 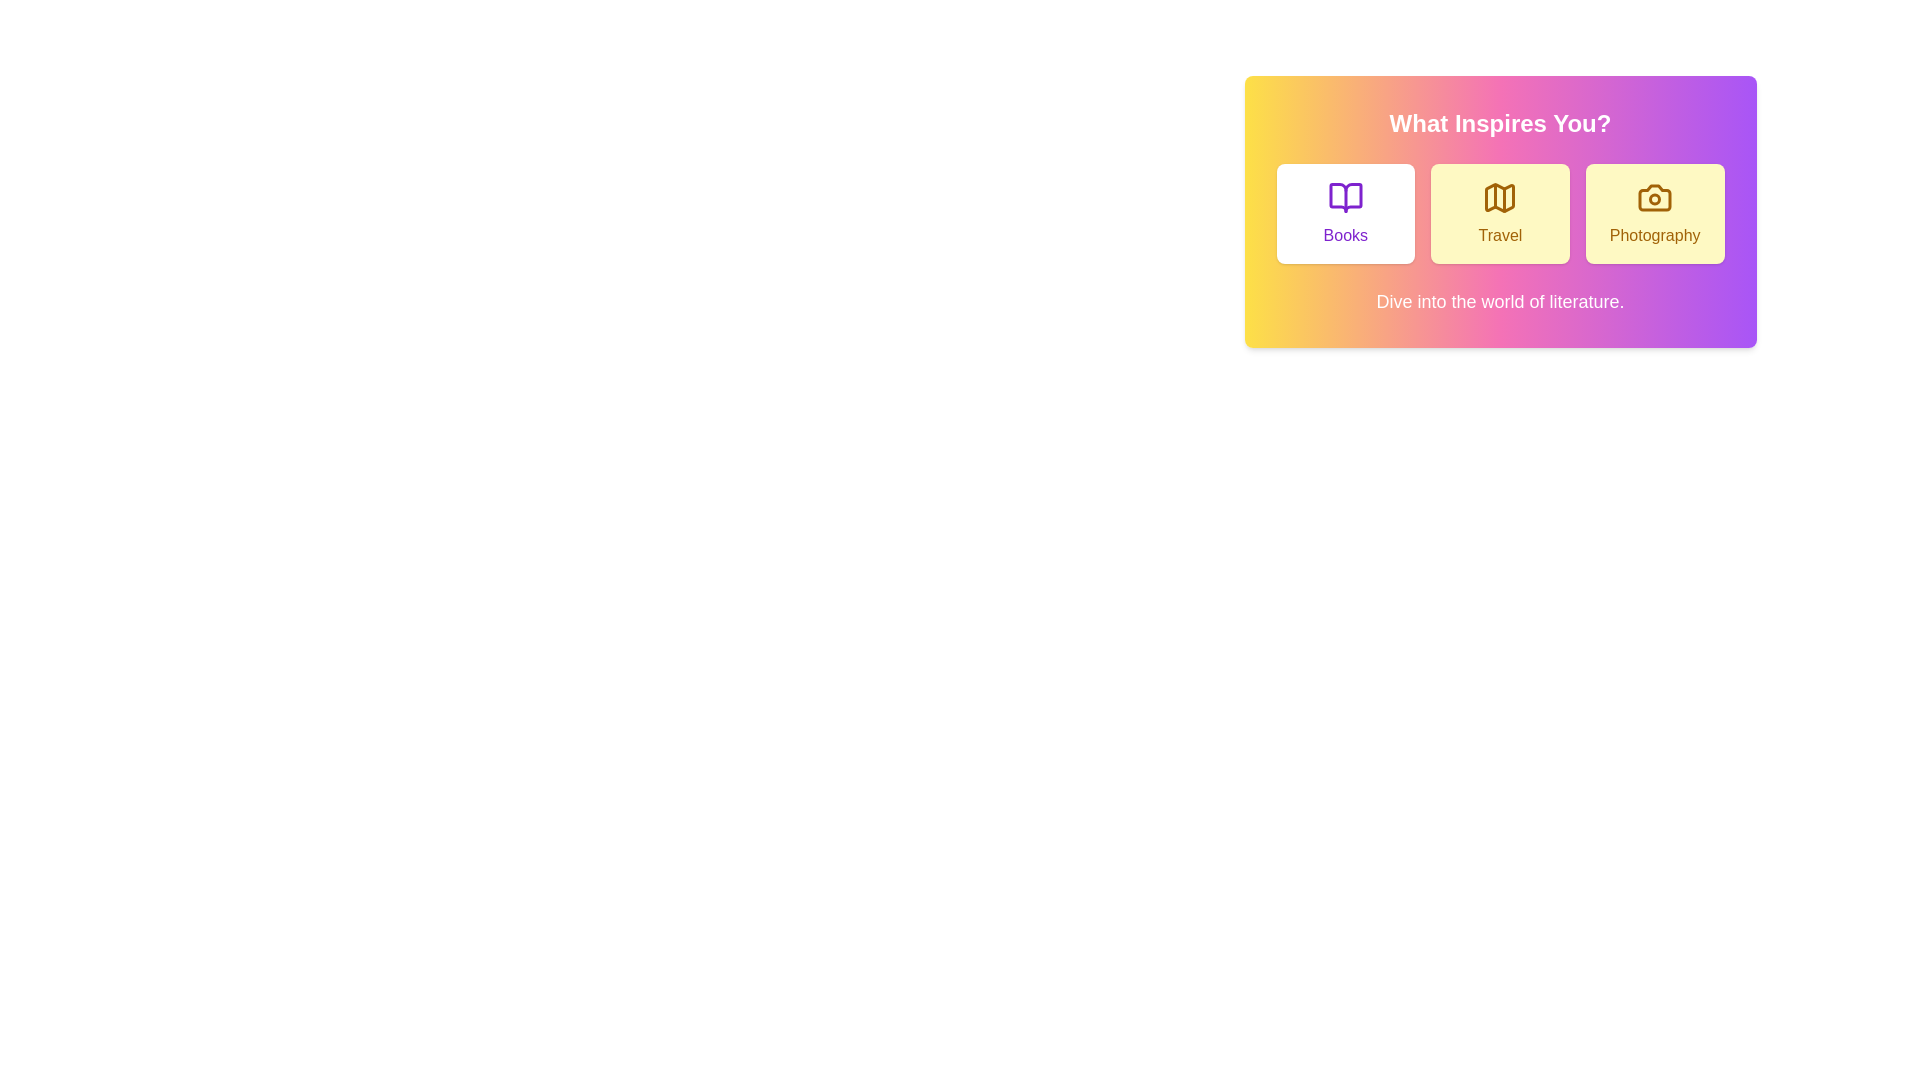 I want to click on the button corresponding to the experience Books, so click(x=1345, y=213).